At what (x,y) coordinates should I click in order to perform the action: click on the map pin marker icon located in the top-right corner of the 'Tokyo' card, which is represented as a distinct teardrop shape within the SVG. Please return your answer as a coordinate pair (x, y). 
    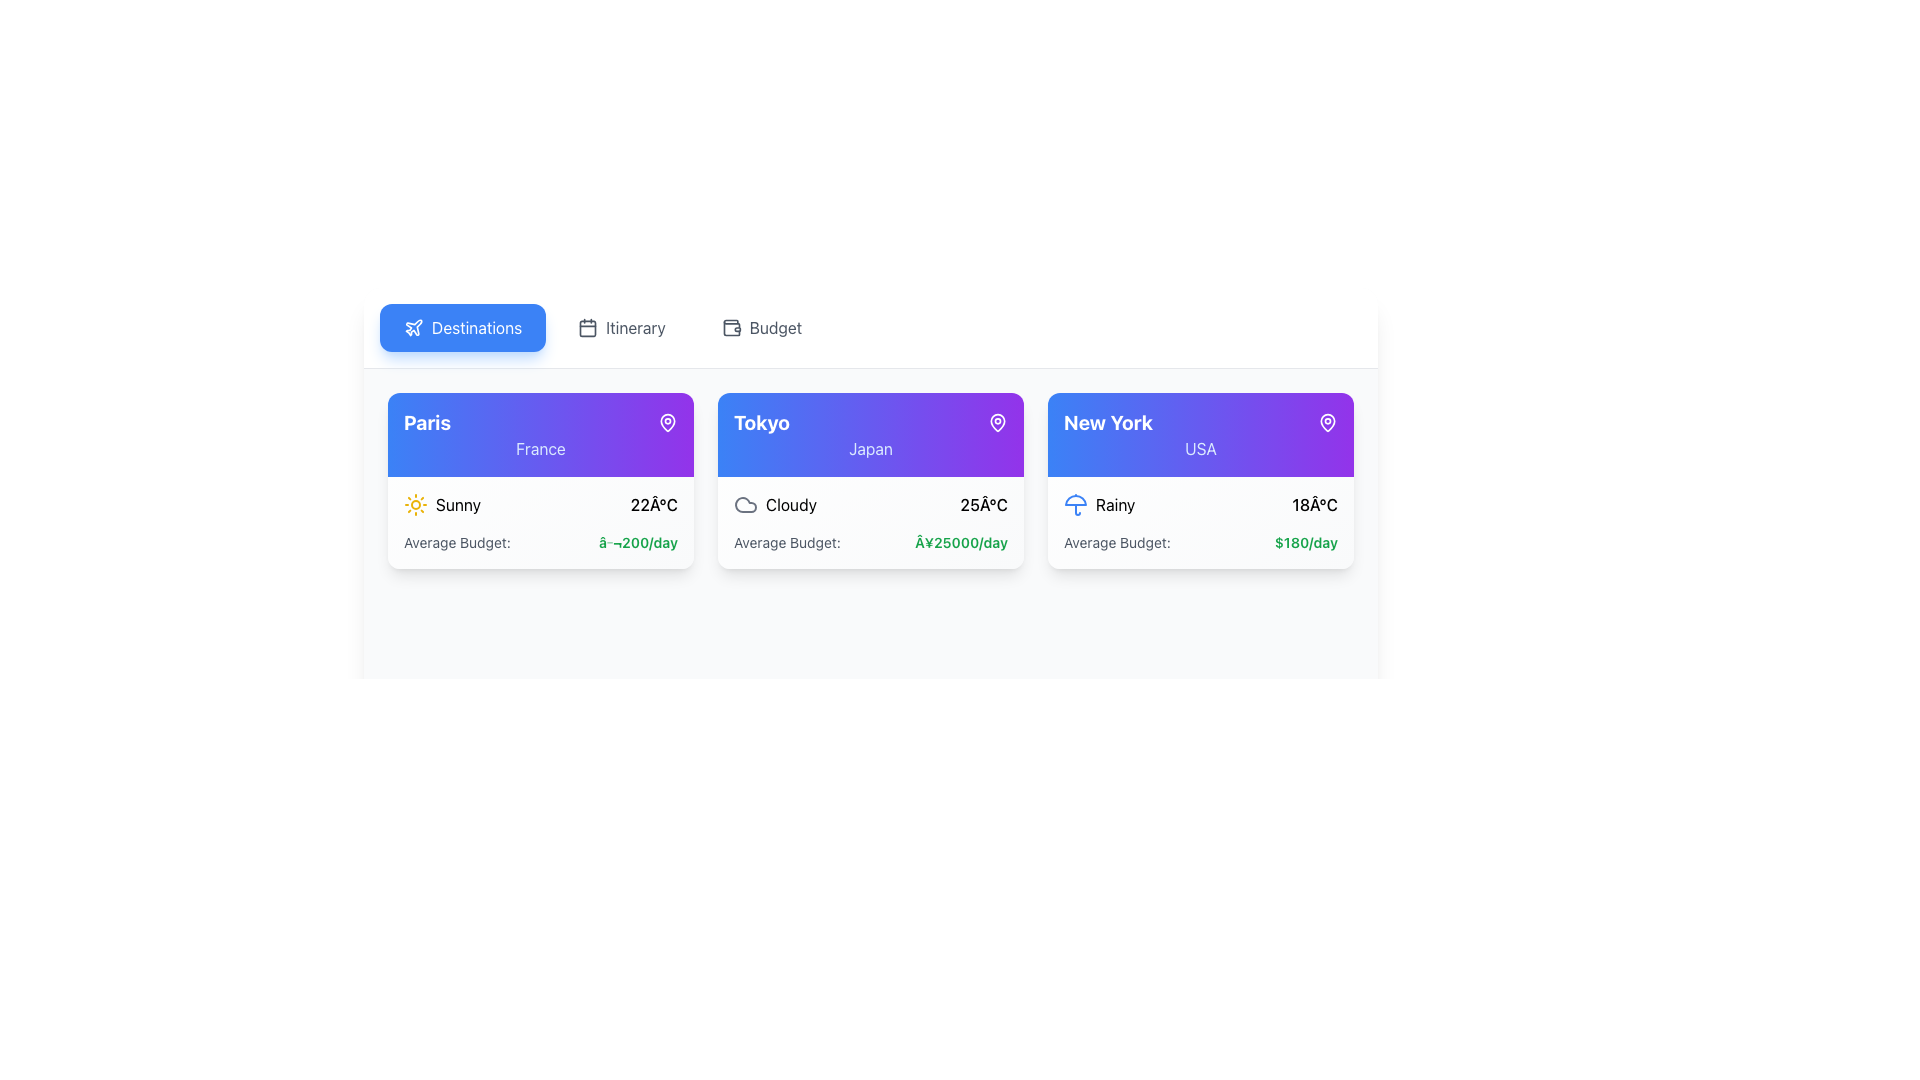
    Looking at the image, I should click on (998, 420).